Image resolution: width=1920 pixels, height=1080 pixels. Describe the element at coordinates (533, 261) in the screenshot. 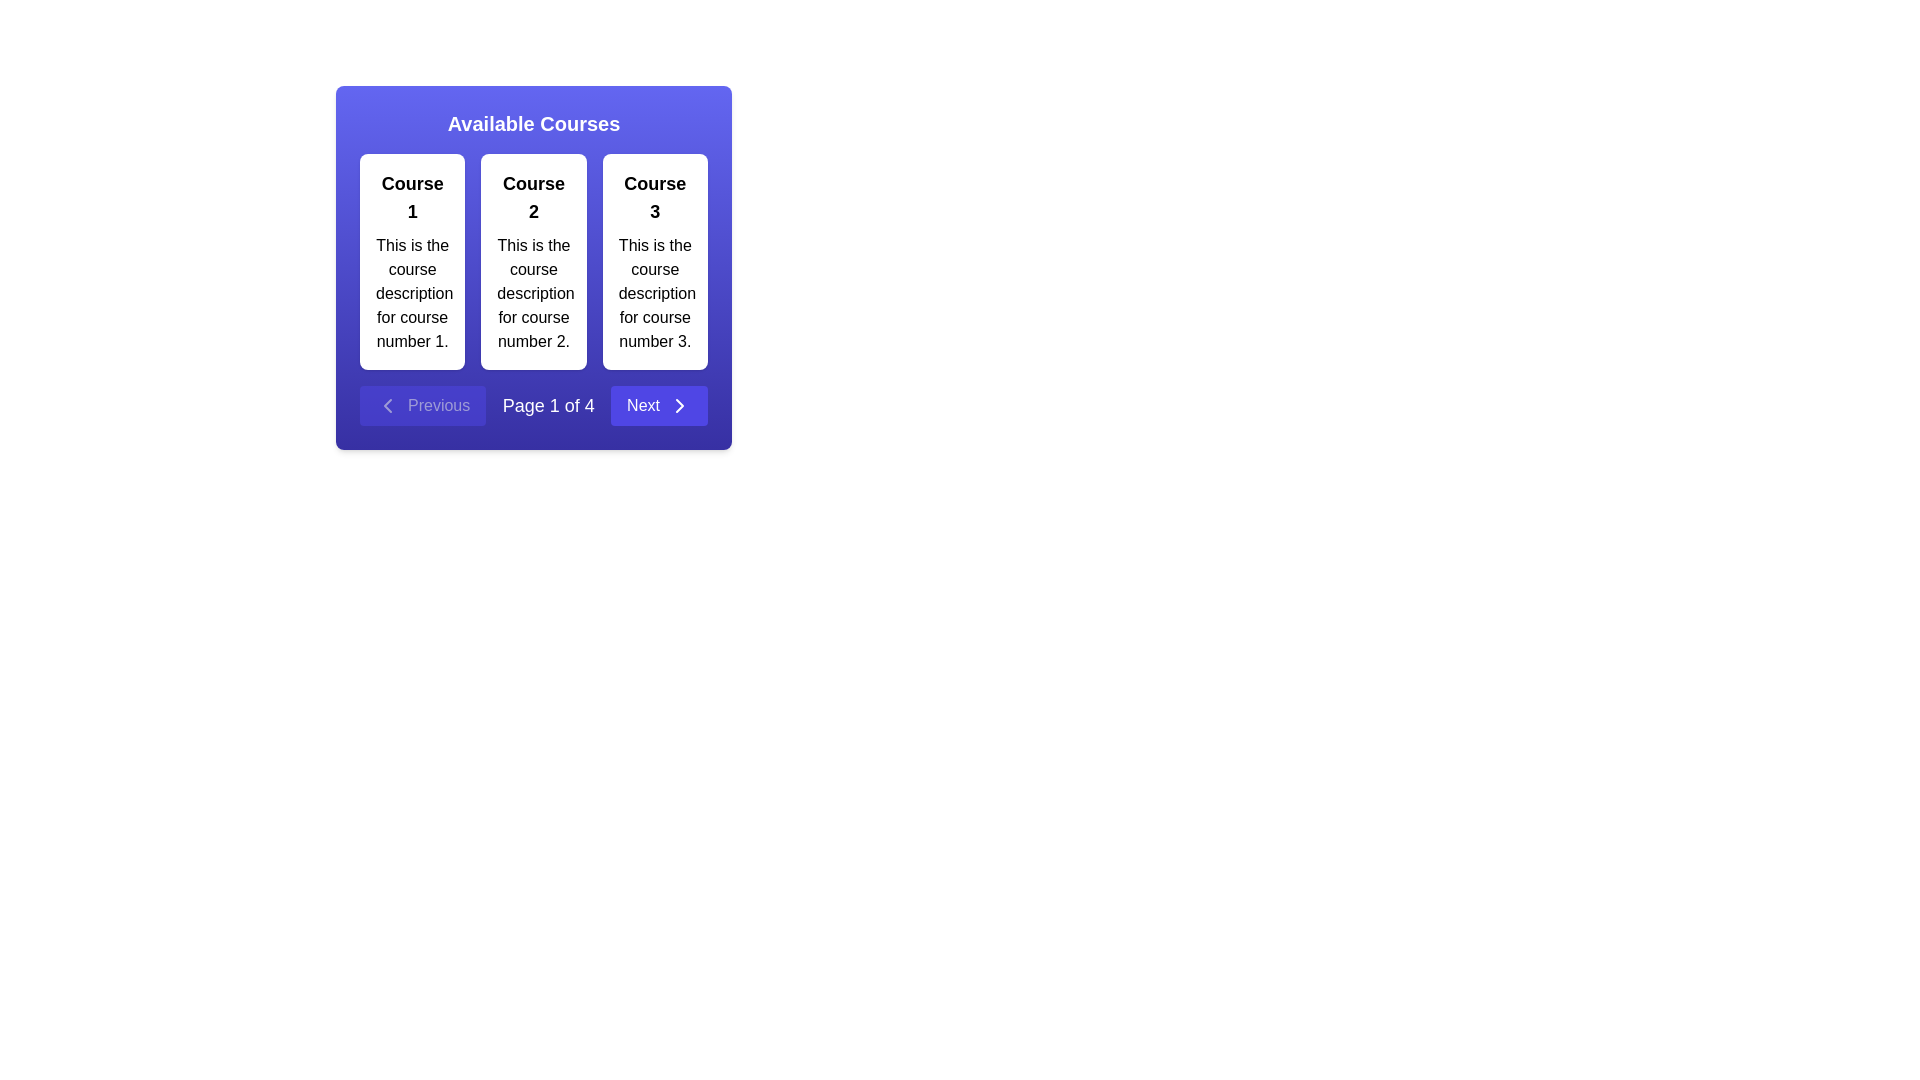

I see `the informational card displaying information about 'Course 2', which is the second card in a row of three cards` at that location.